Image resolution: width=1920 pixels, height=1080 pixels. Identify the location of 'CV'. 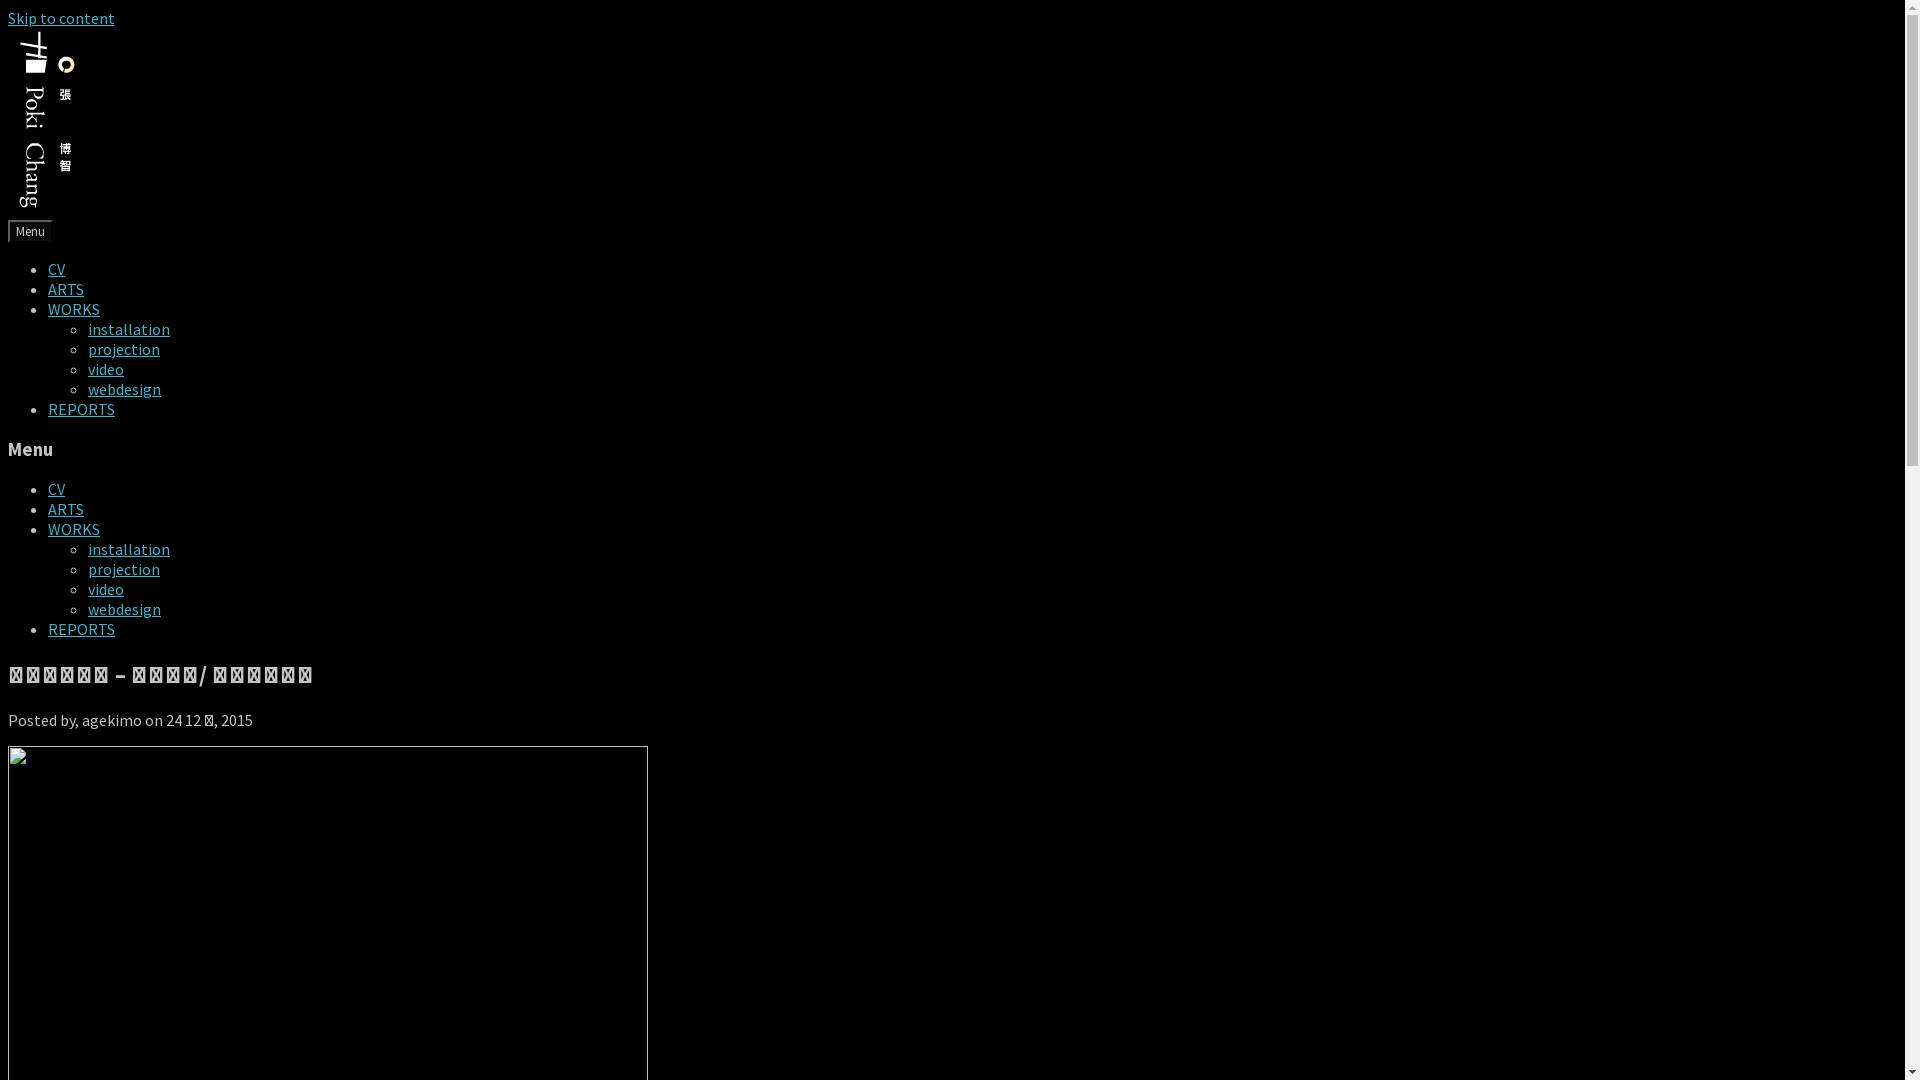
(56, 268).